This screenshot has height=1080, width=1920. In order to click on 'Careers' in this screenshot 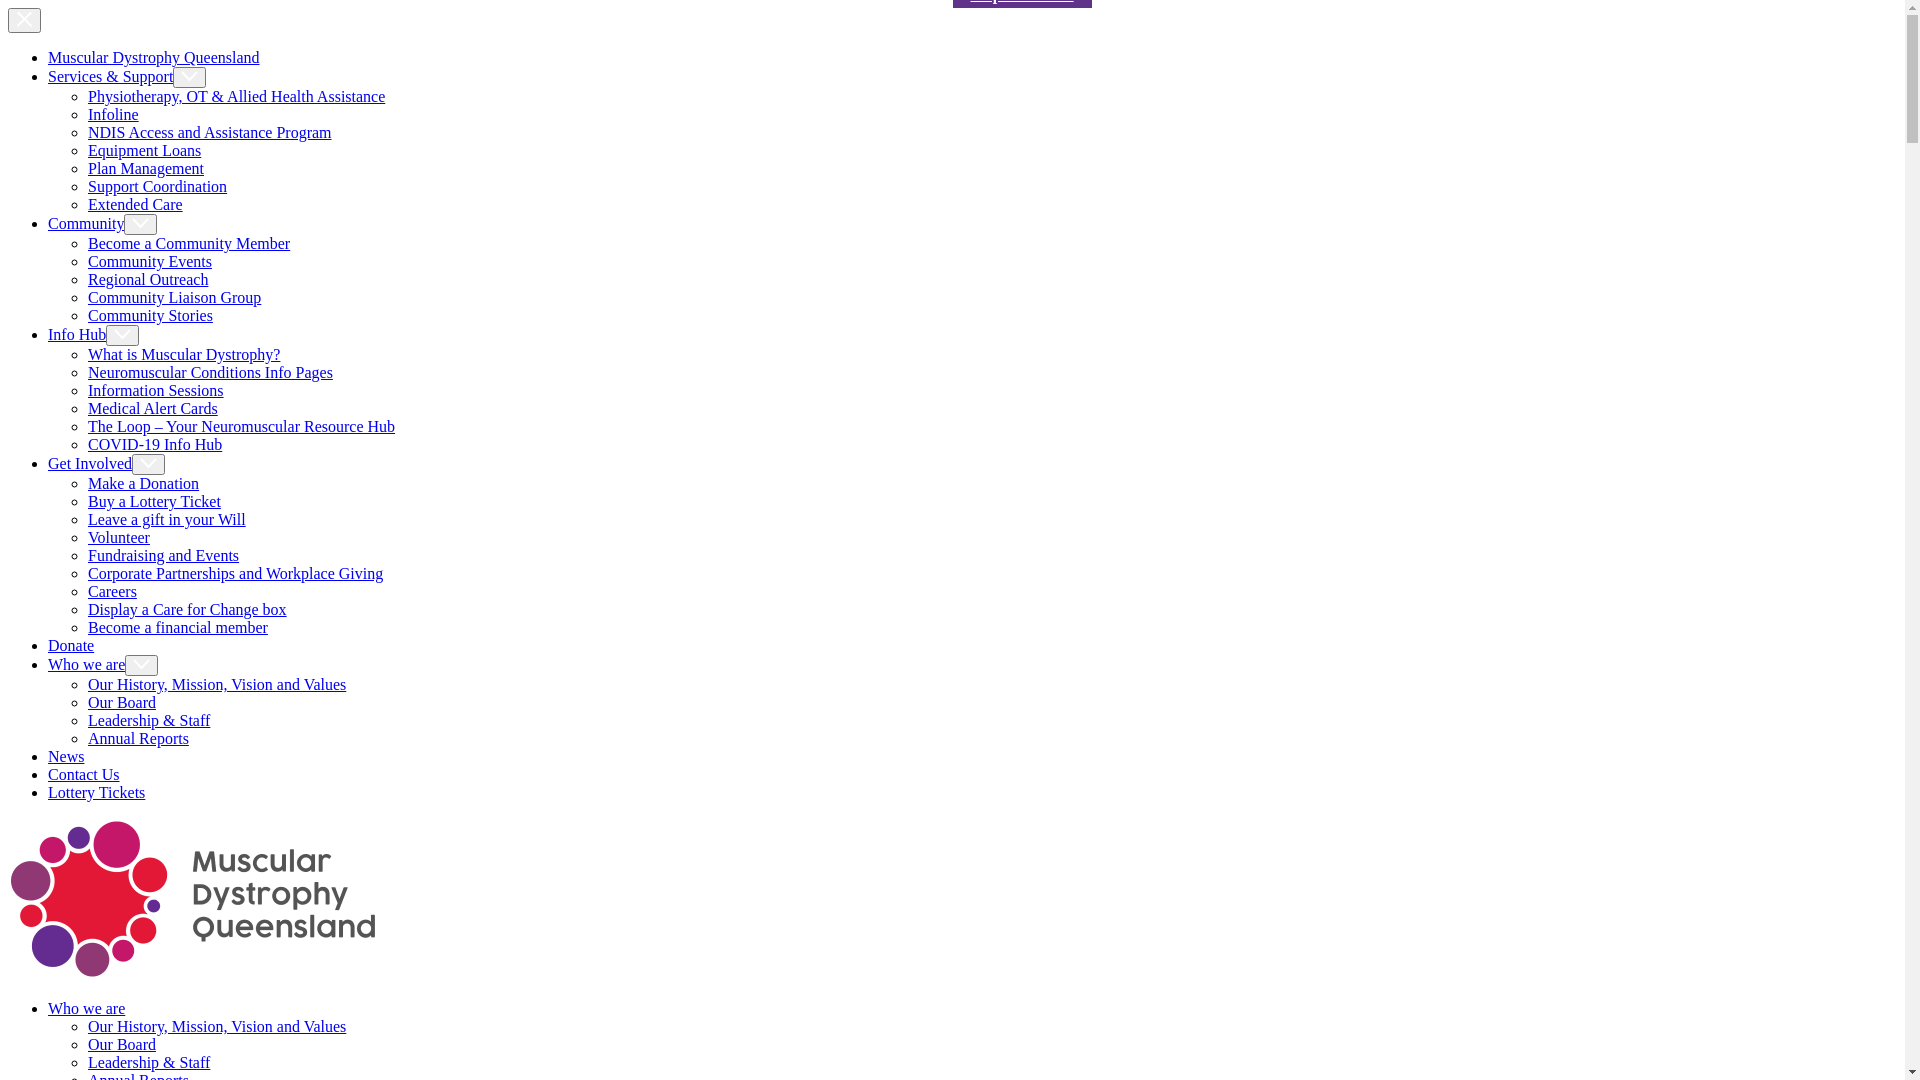, I will do `click(111, 590)`.